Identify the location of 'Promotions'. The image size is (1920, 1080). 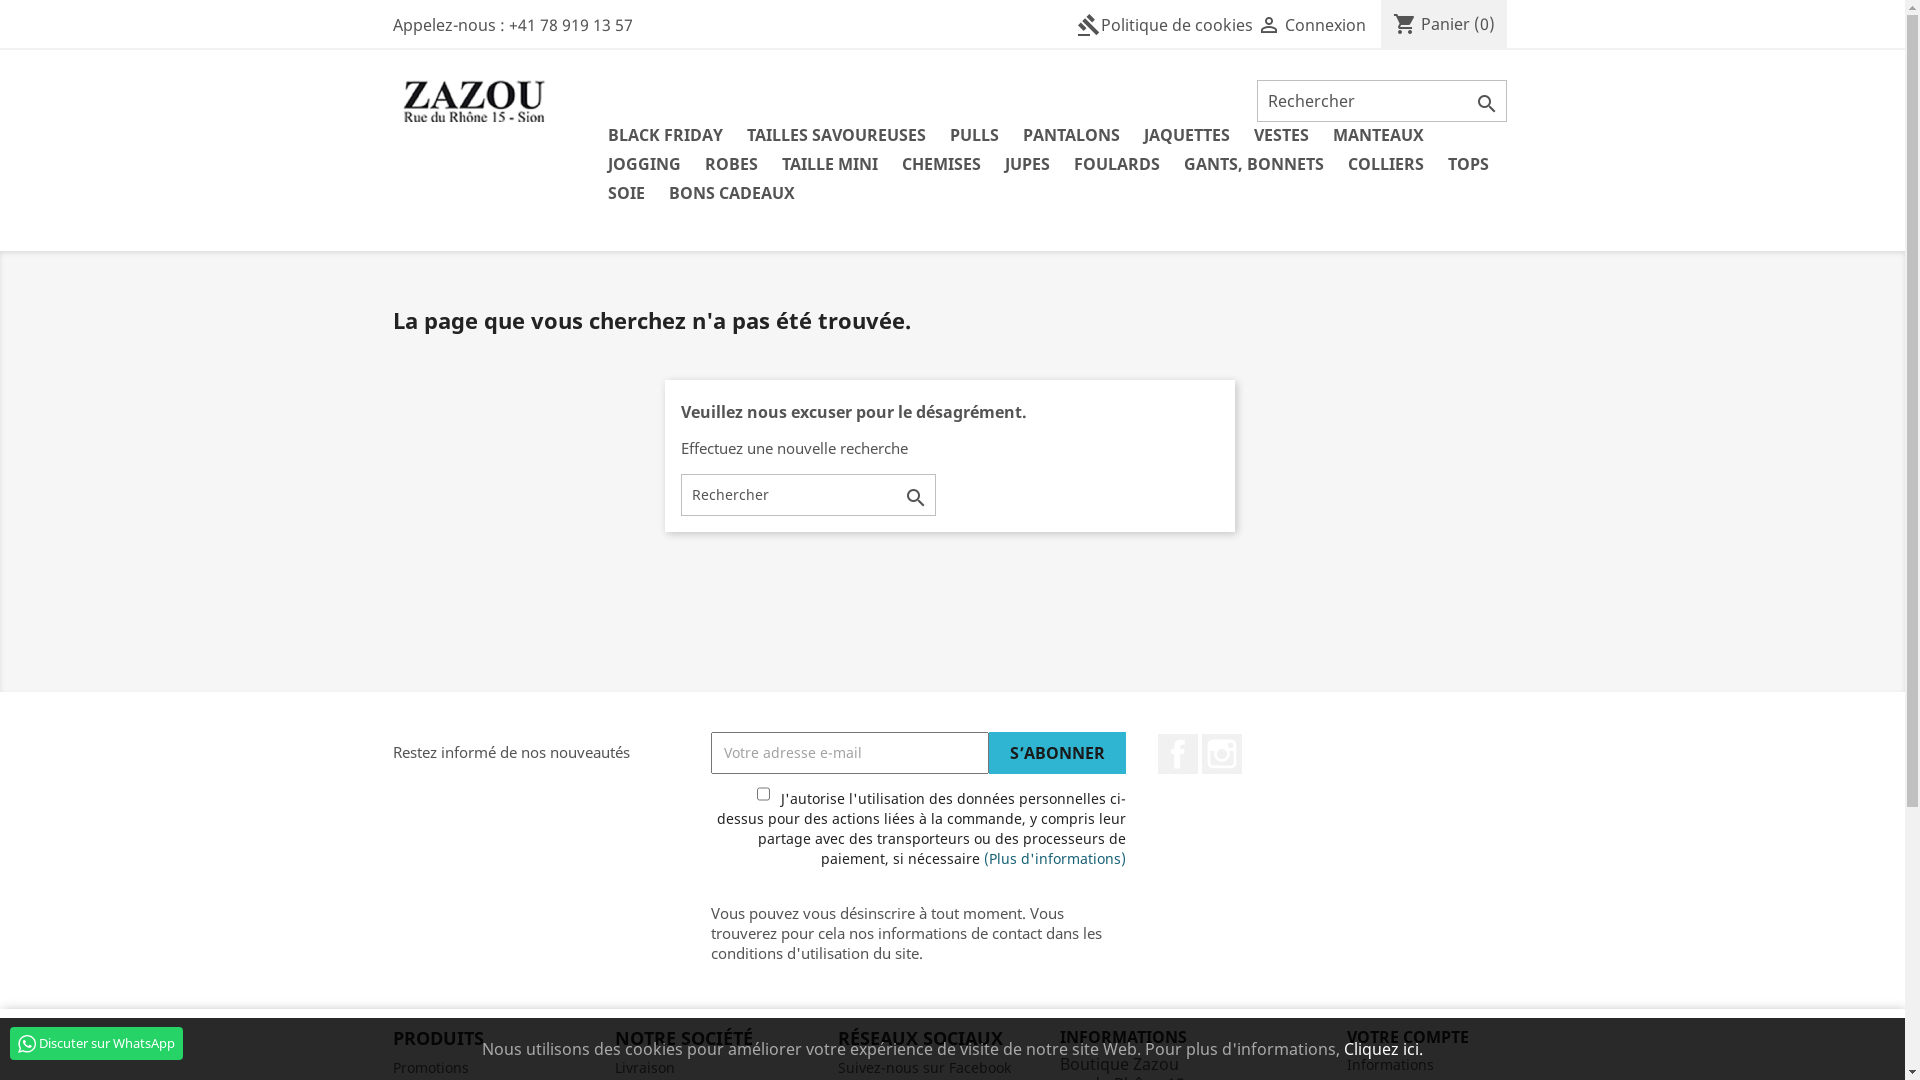
(392, 1066).